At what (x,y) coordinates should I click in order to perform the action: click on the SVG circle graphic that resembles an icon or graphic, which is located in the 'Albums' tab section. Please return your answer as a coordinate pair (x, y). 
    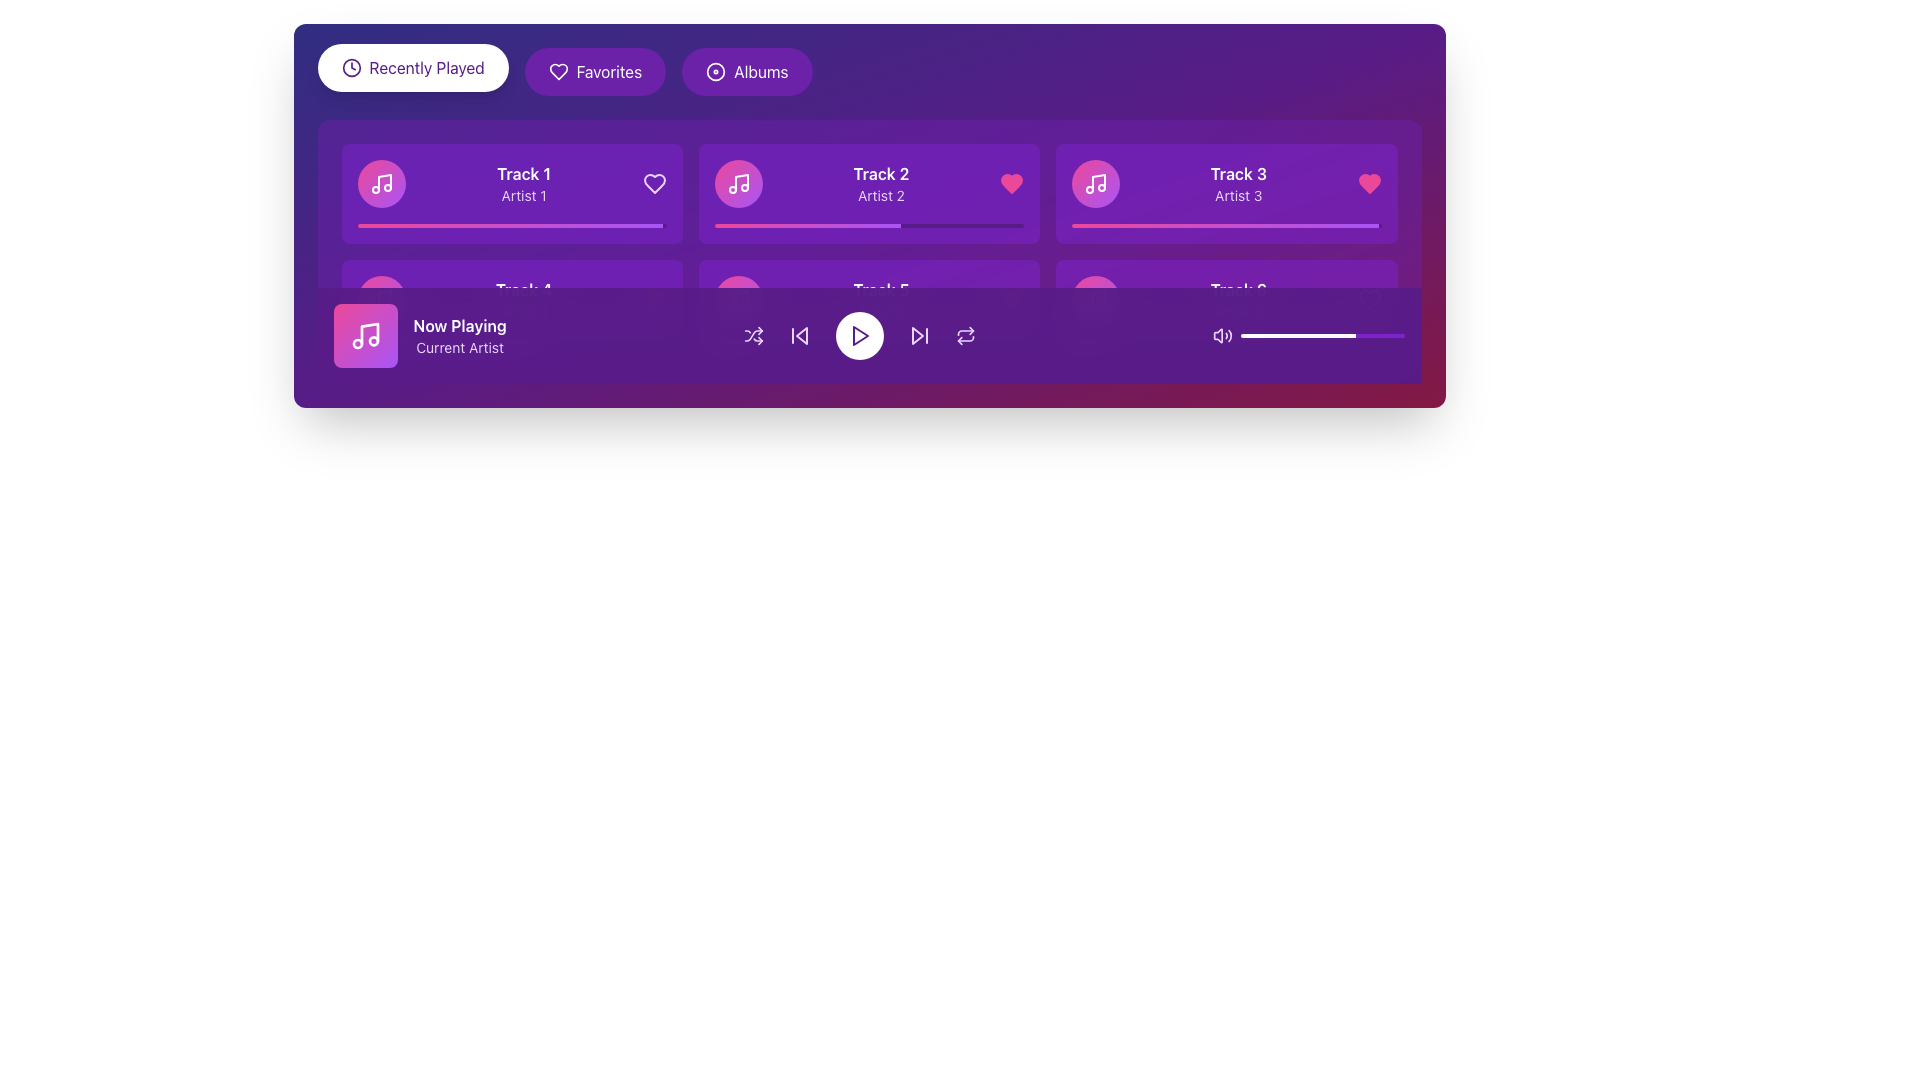
    Looking at the image, I should click on (716, 71).